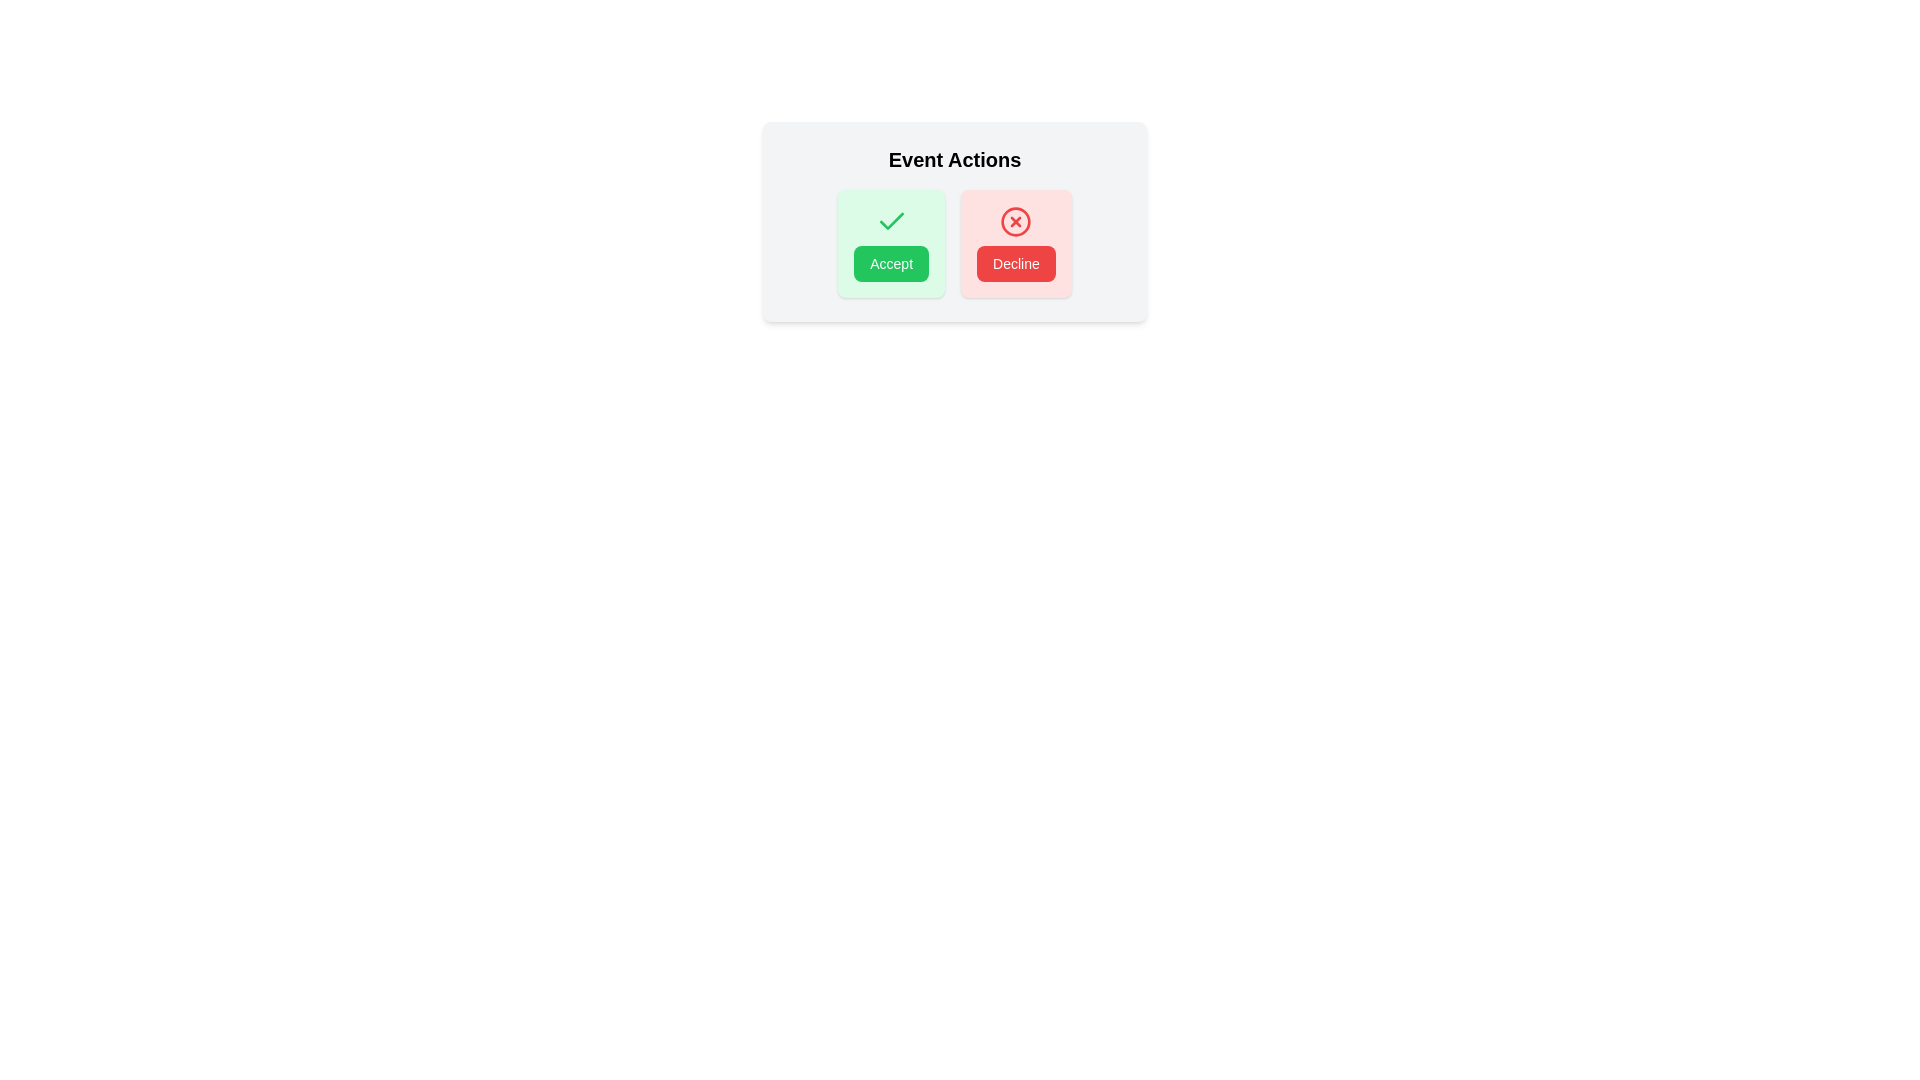 This screenshot has width=1920, height=1080. What do you see at coordinates (1016, 242) in the screenshot?
I see `the Decline button, which has a red background, white text, and a red 'X' icon above it` at bounding box center [1016, 242].